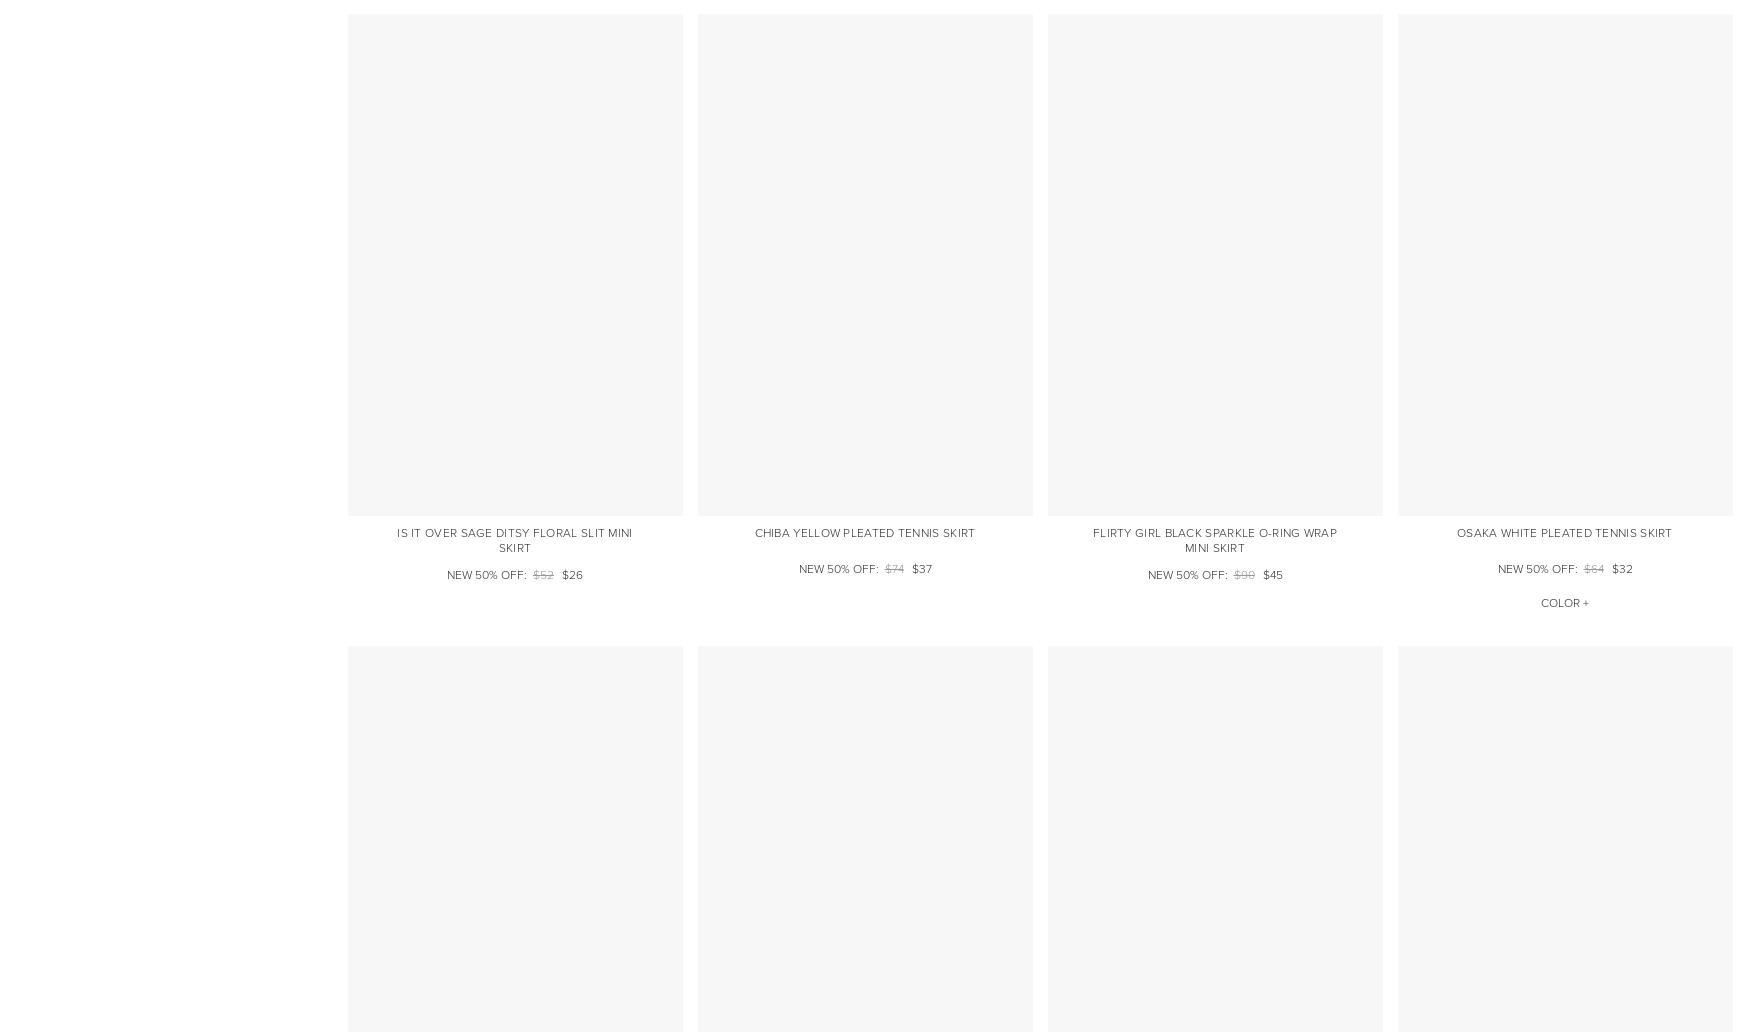  Describe the element at coordinates (1243, 575) in the screenshot. I see `'$90'` at that location.